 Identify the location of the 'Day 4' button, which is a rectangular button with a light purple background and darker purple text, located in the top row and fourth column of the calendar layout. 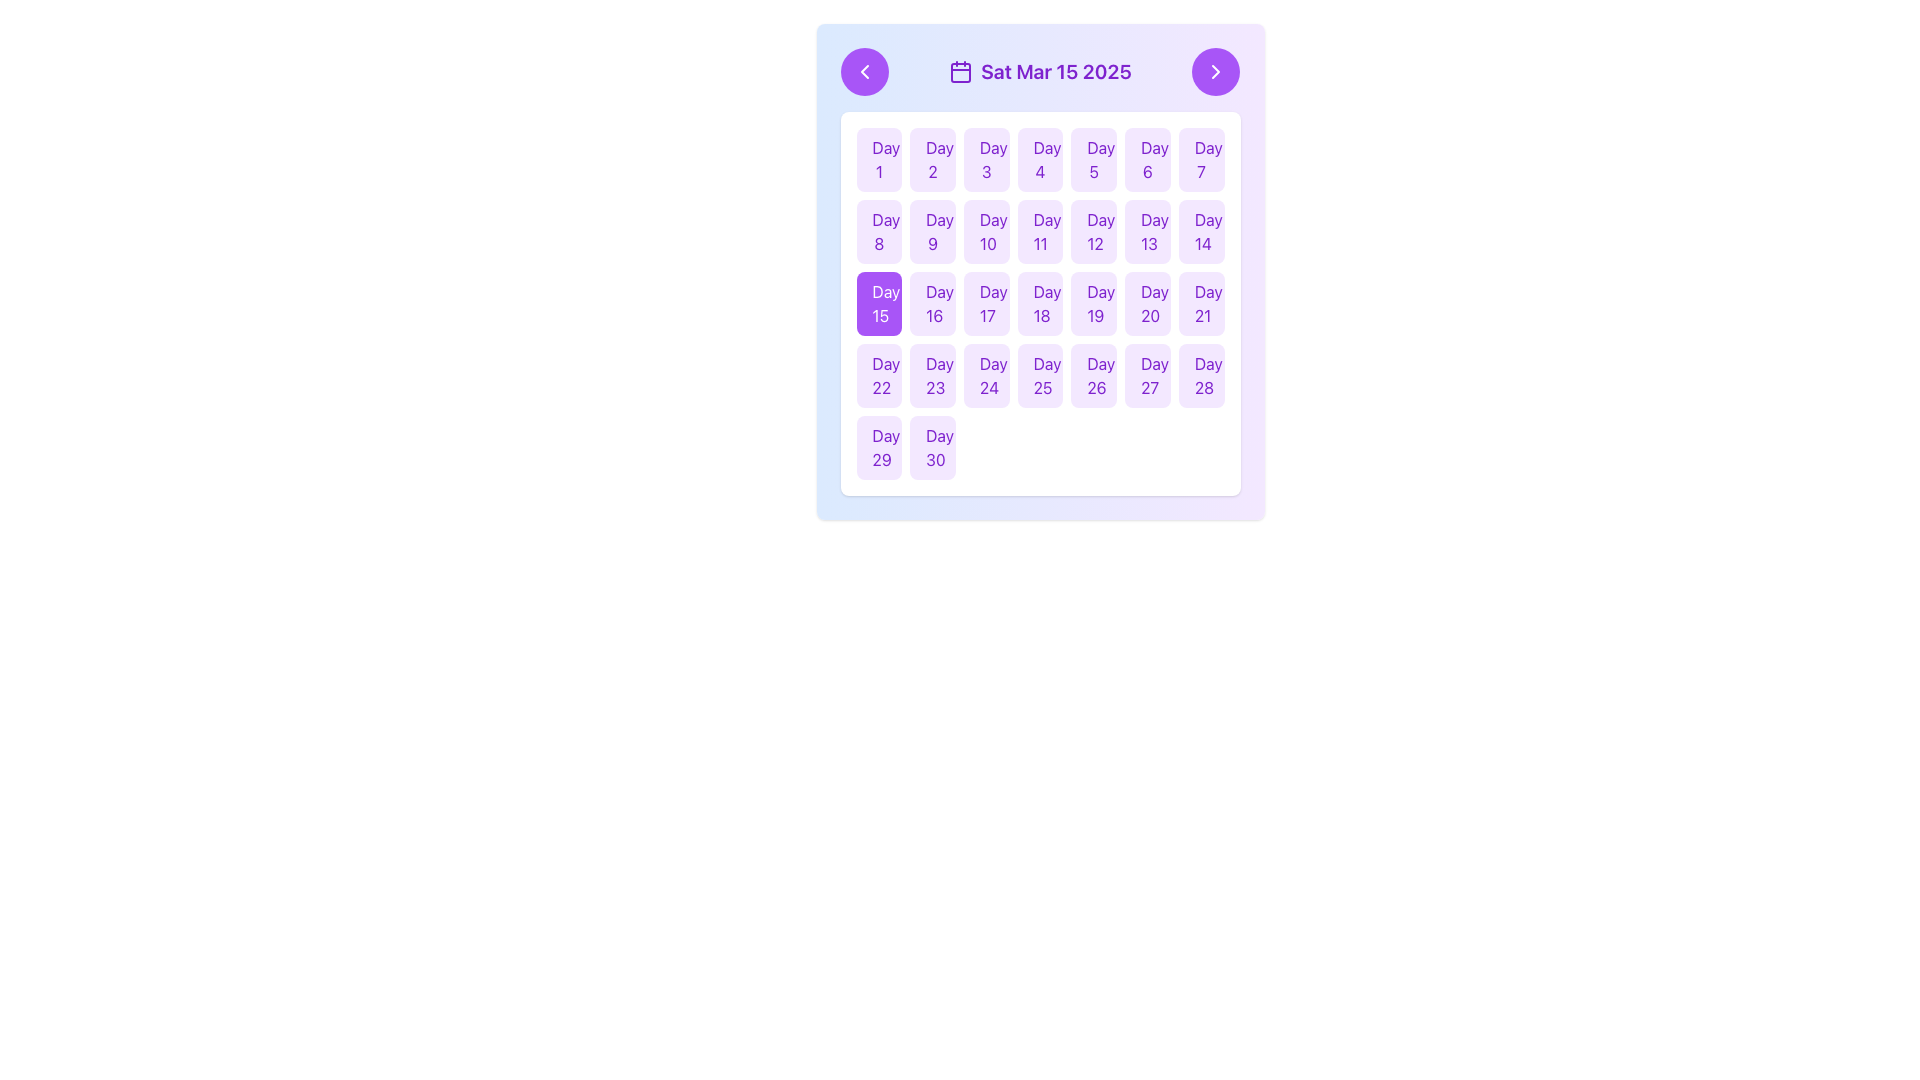
(1040, 158).